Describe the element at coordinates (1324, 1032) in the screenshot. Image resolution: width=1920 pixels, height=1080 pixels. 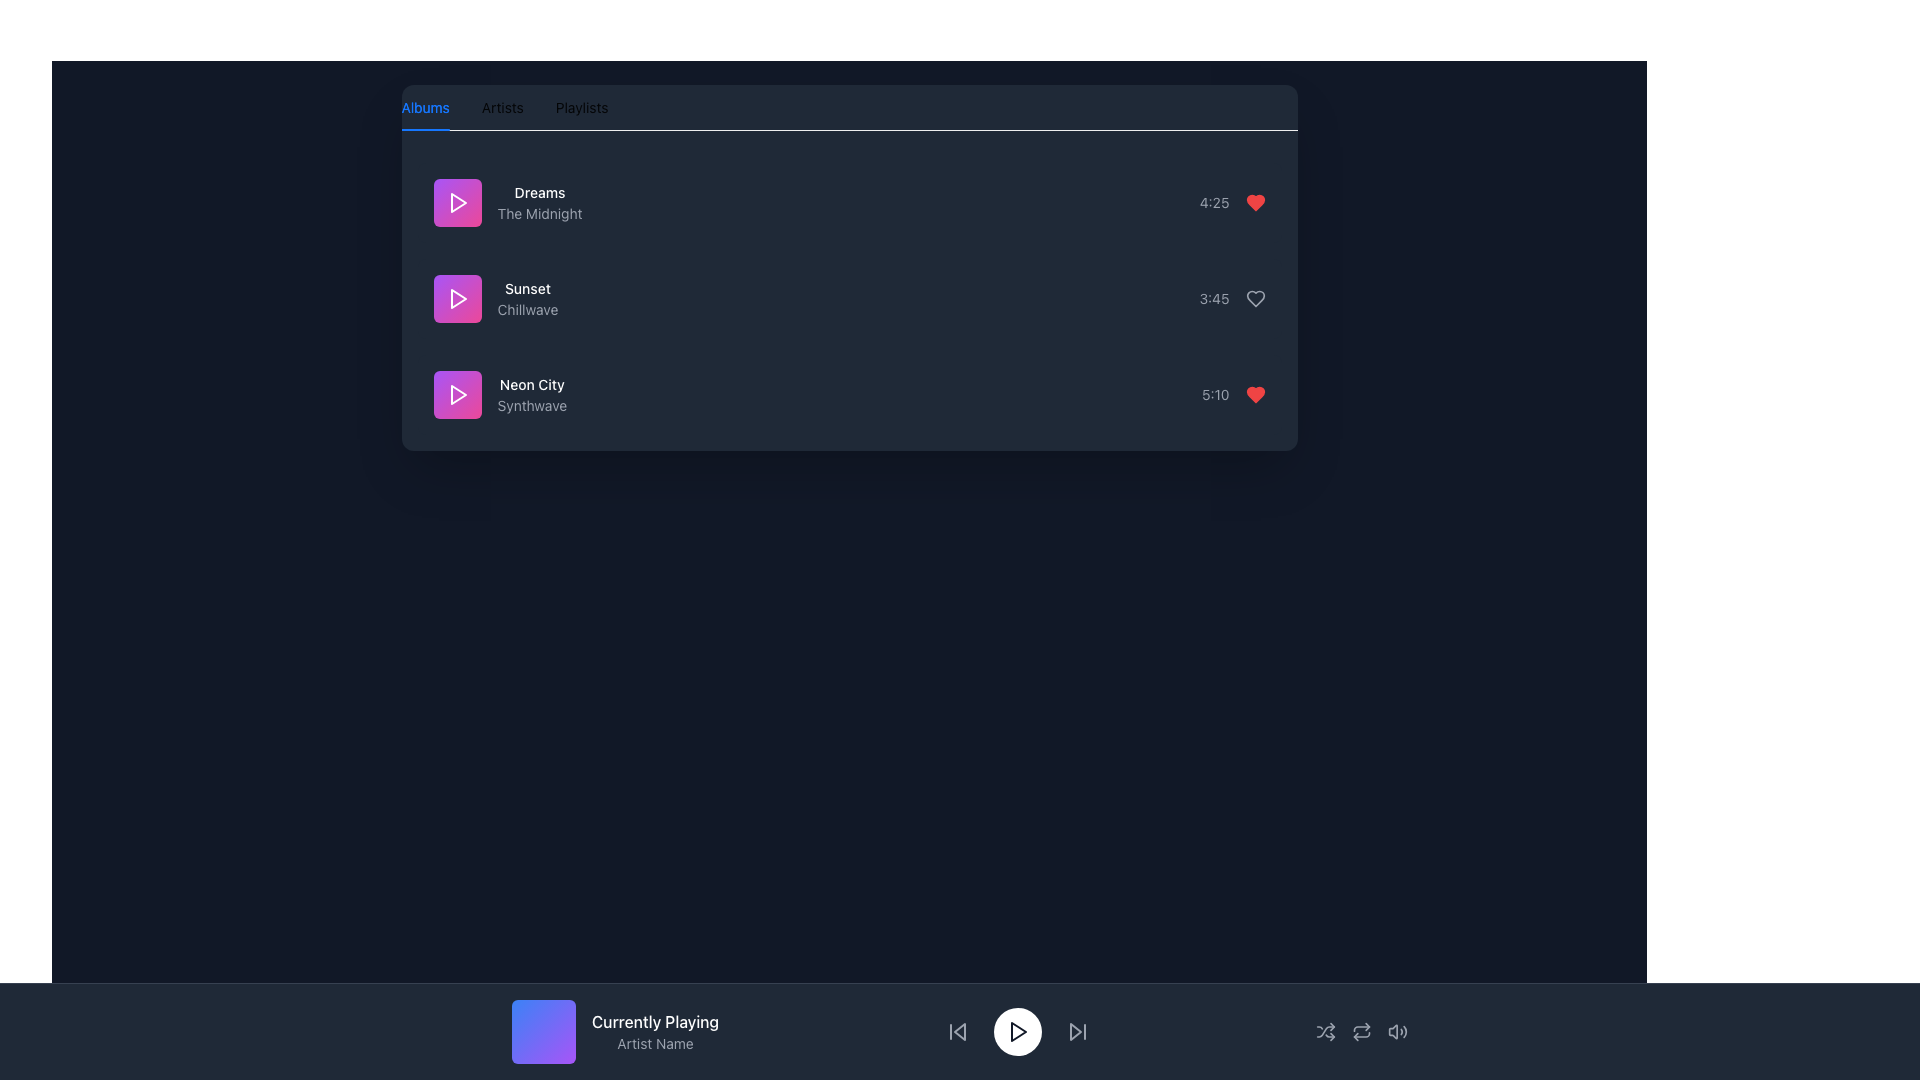
I see `the shuffle icon button, which resembles a shuffle symbol made of intersecting arrows` at that location.